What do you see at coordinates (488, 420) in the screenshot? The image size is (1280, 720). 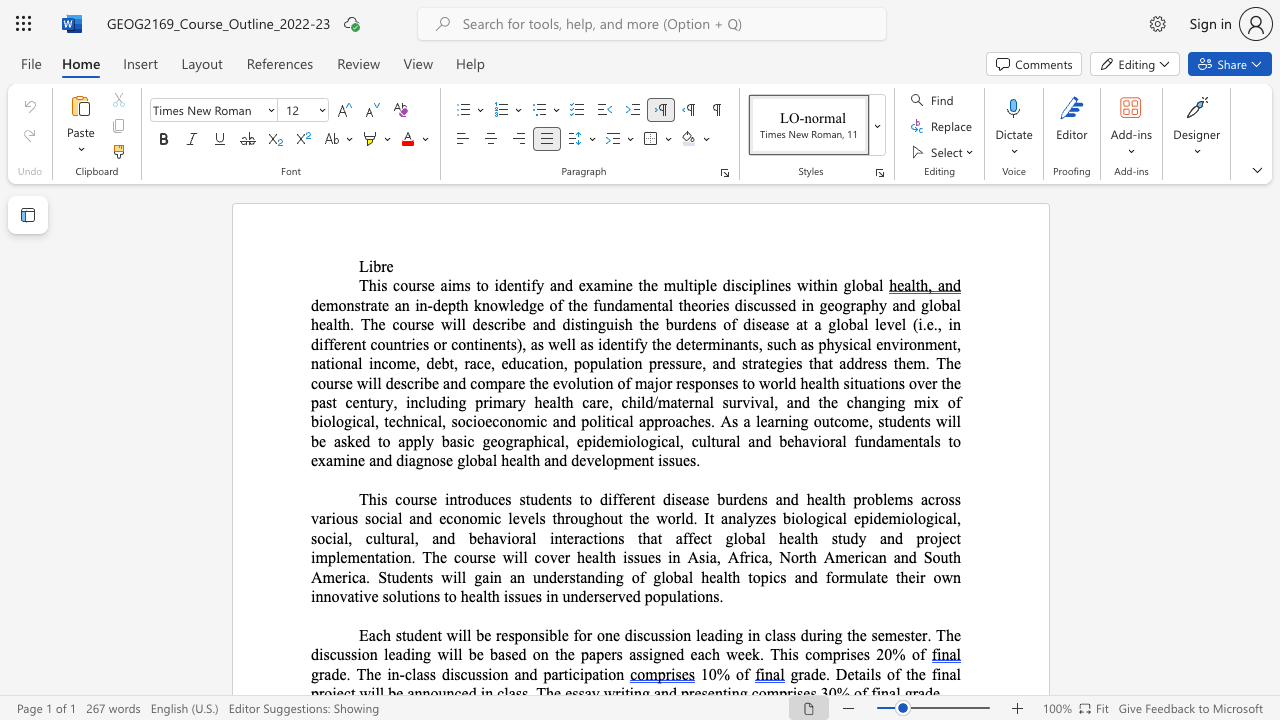 I see `the 1th character "e" in the text` at bounding box center [488, 420].